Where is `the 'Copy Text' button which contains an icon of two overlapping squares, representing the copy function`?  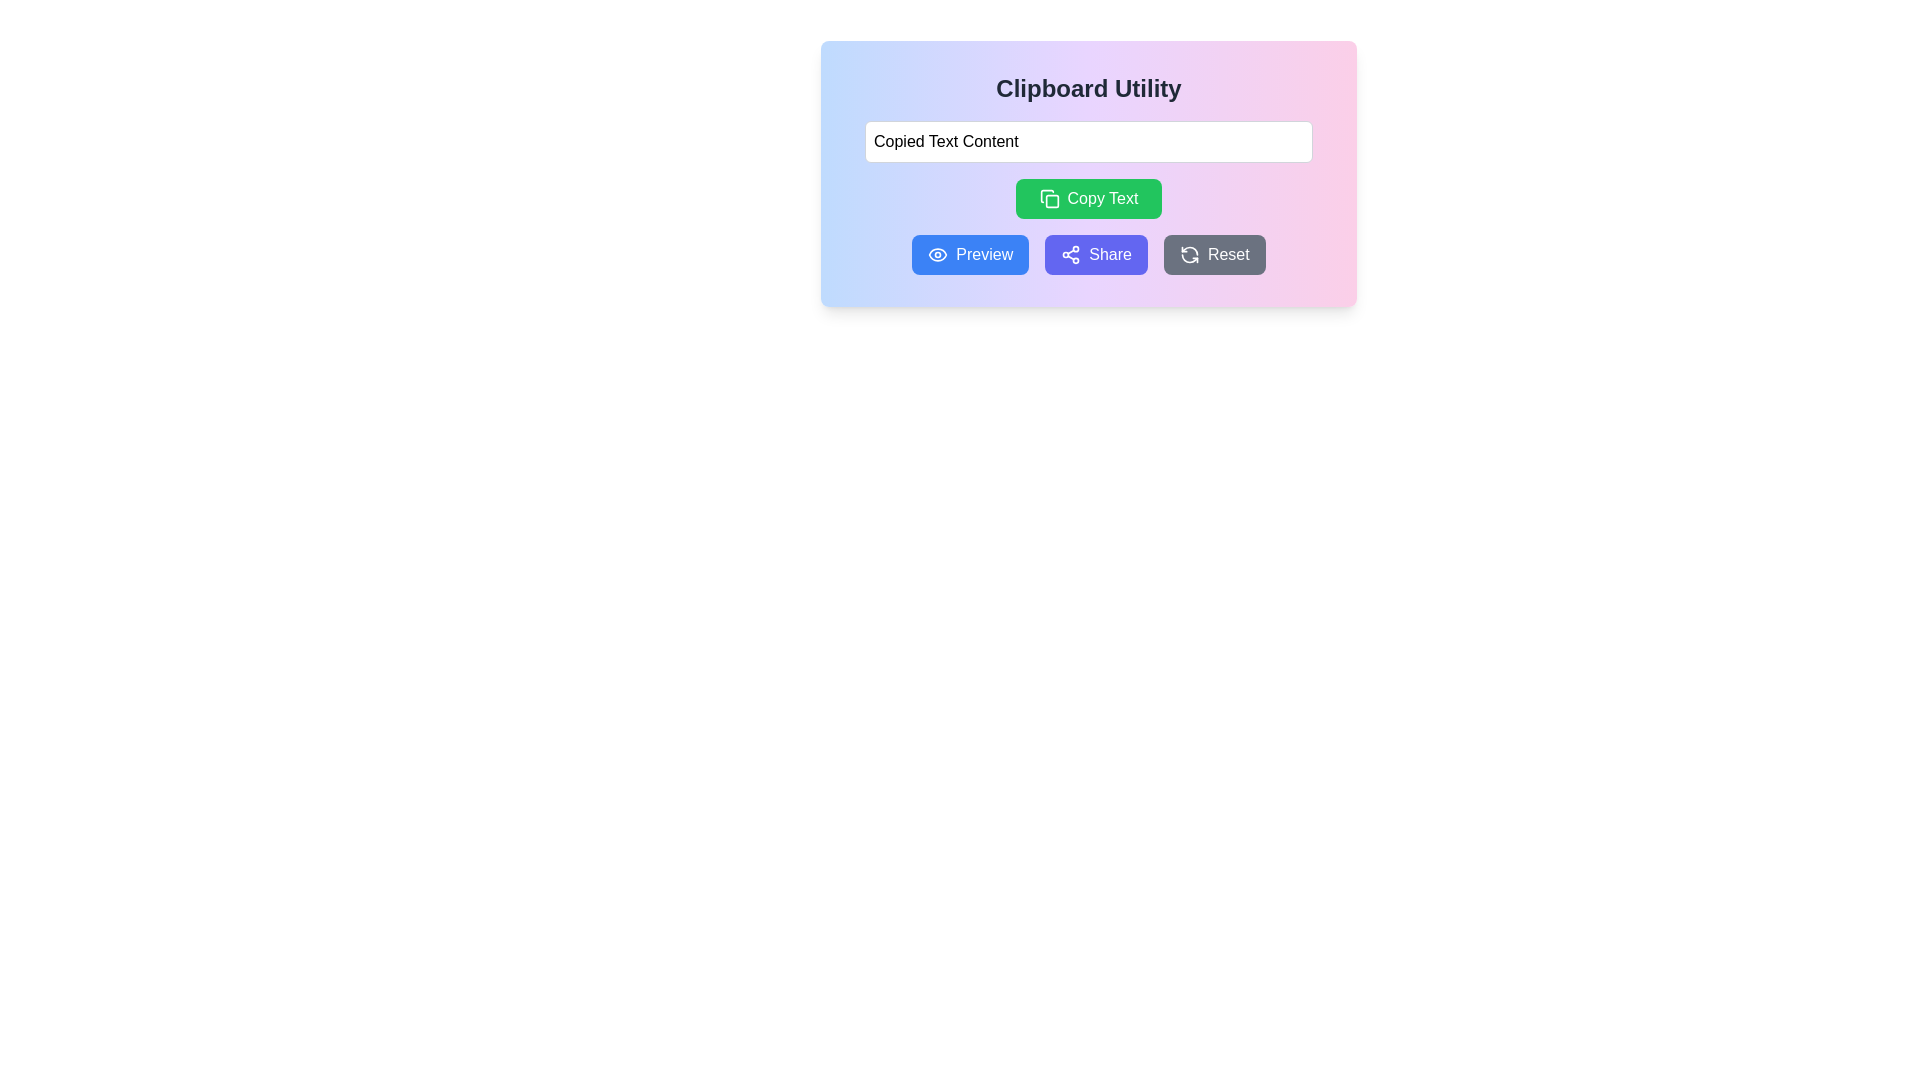
the 'Copy Text' button which contains an icon of two overlapping squares, representing the copy function is located at coordinates (1048, 199).